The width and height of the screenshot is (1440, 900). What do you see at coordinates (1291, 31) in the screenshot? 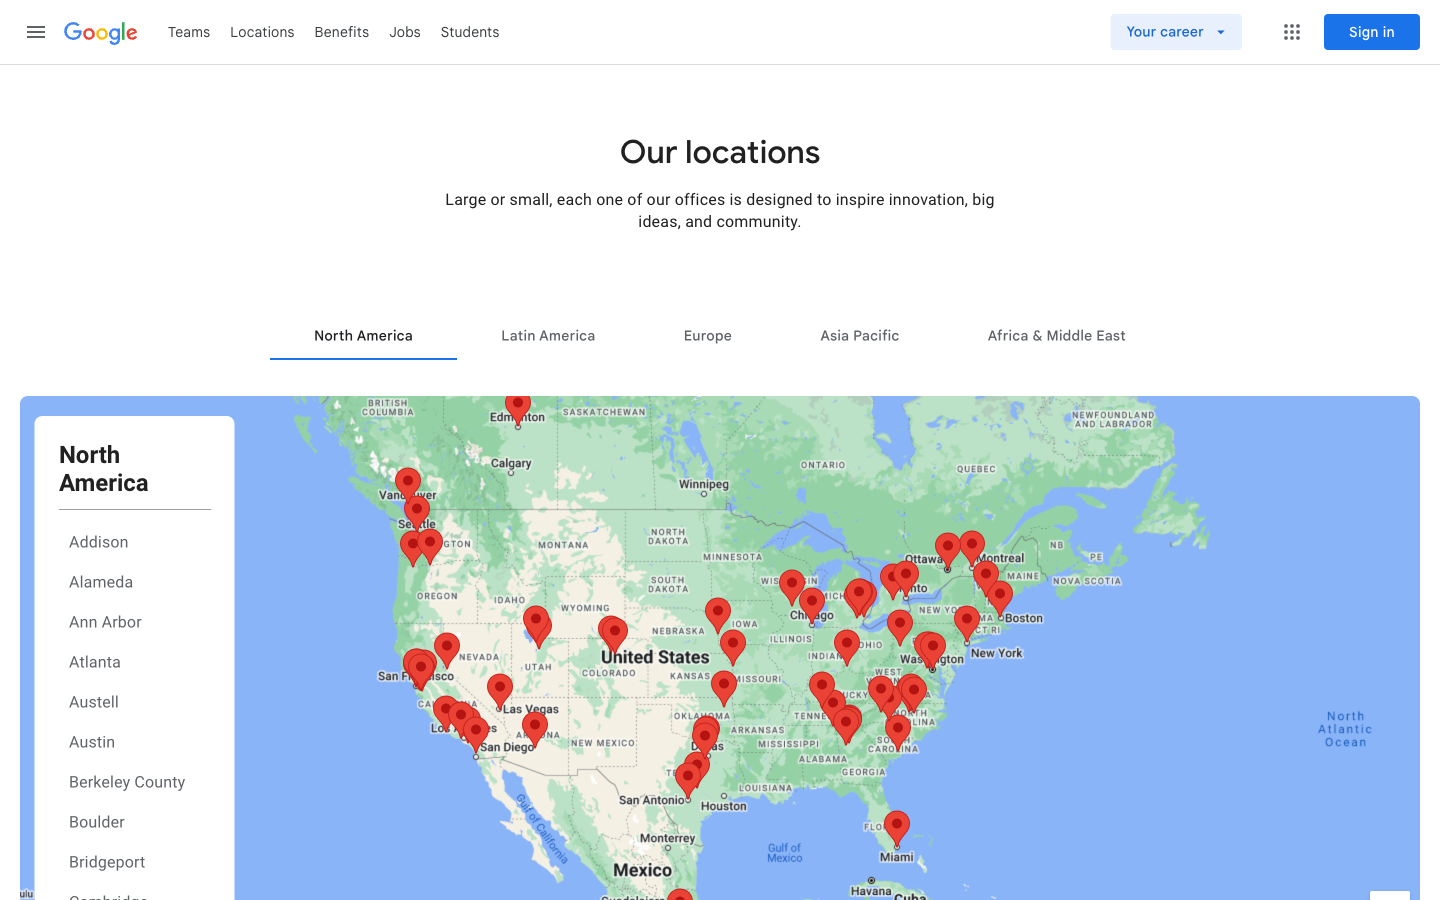
I see `Menu Window` at bounding box center [1291, 31].